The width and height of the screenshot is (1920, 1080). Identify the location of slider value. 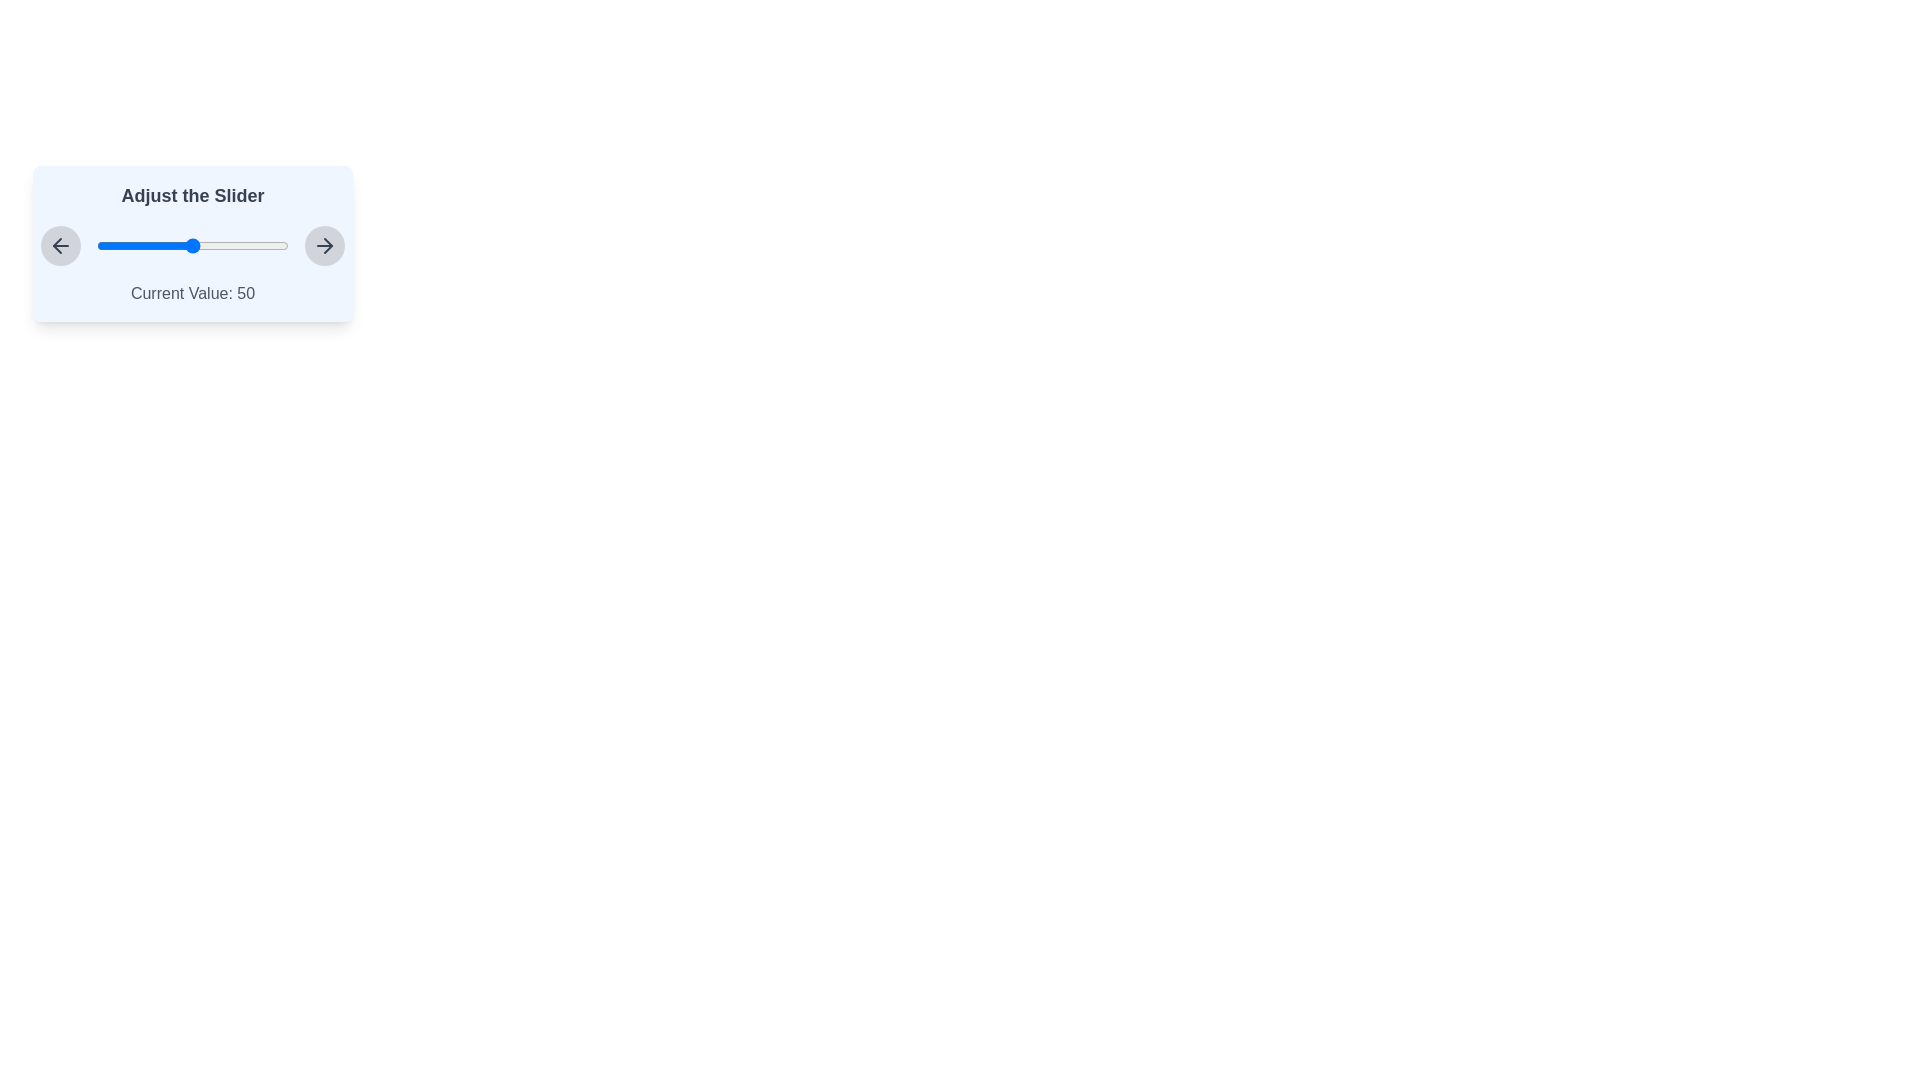
(245, 245).